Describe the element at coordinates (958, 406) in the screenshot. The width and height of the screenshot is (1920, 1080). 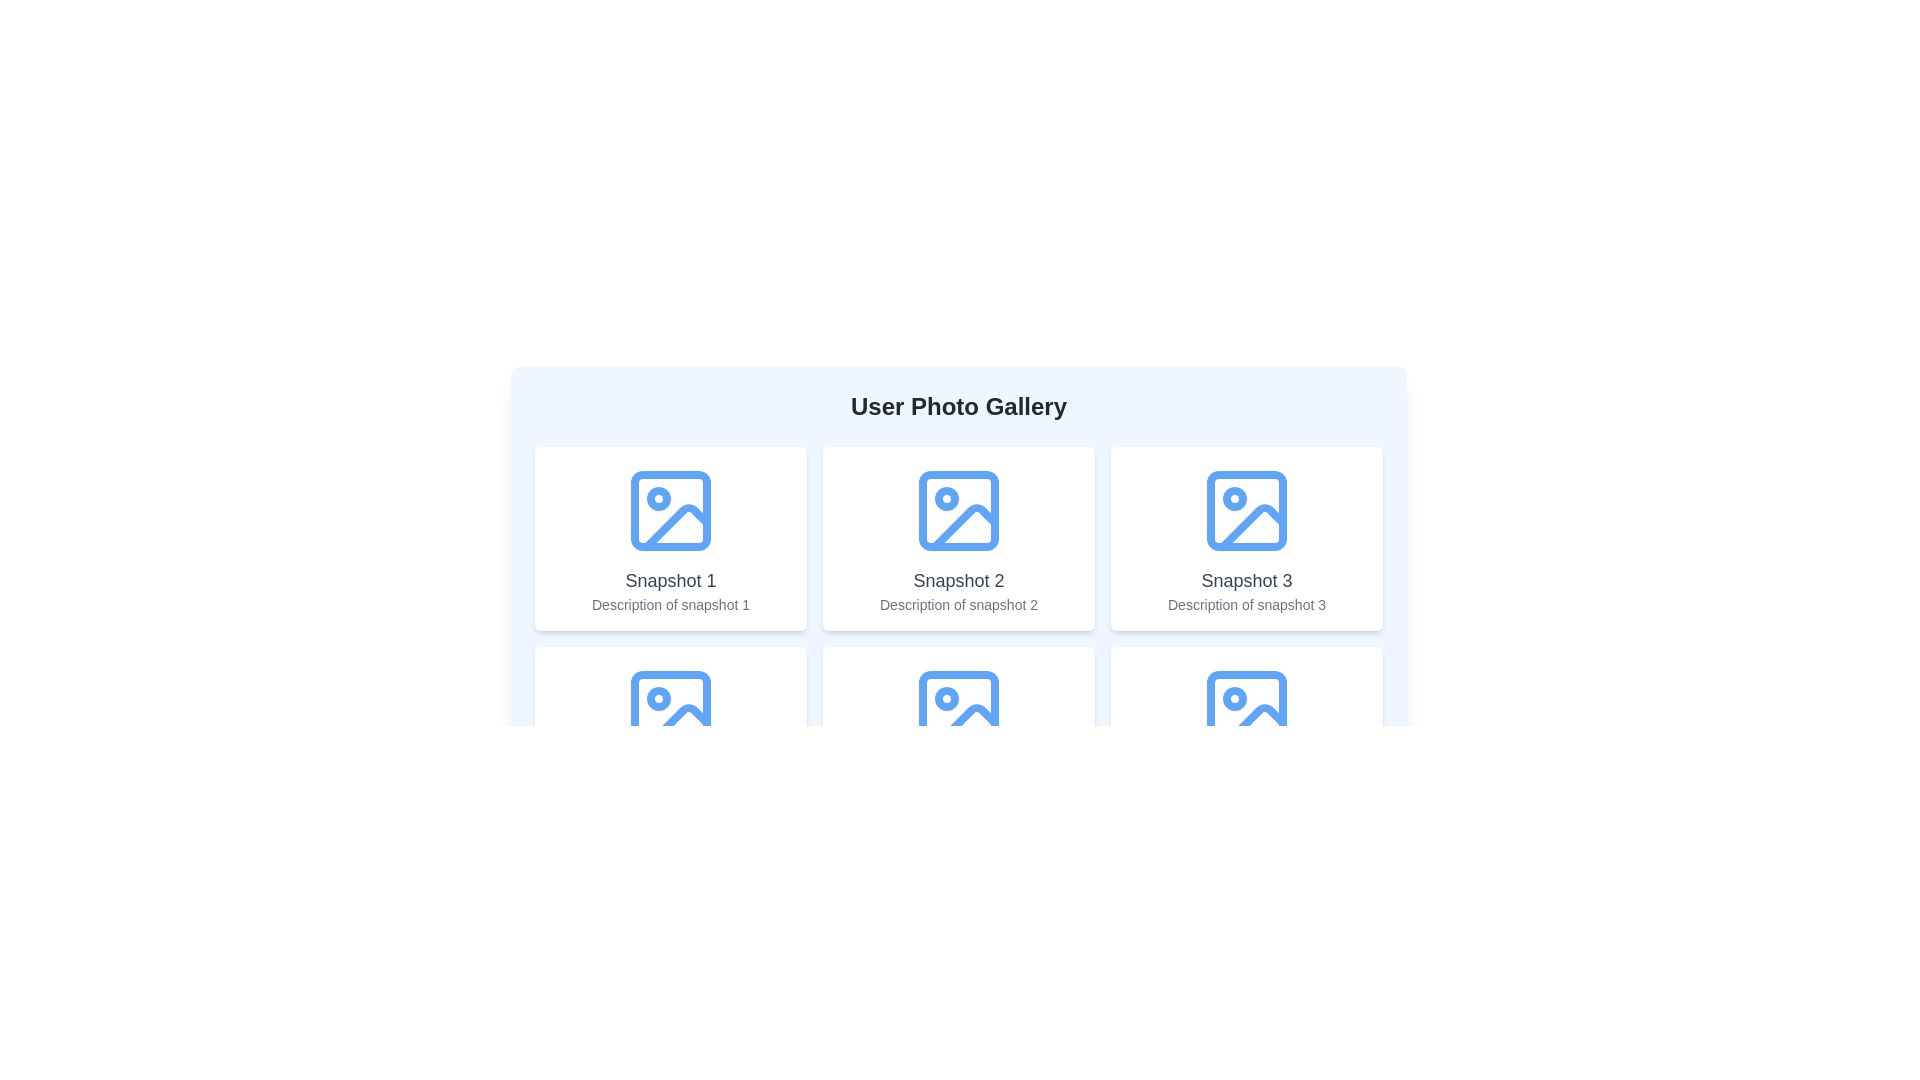
I see `the heading element that serves as the title for the section, located above a grid of snapshot thumbnails` at that location.